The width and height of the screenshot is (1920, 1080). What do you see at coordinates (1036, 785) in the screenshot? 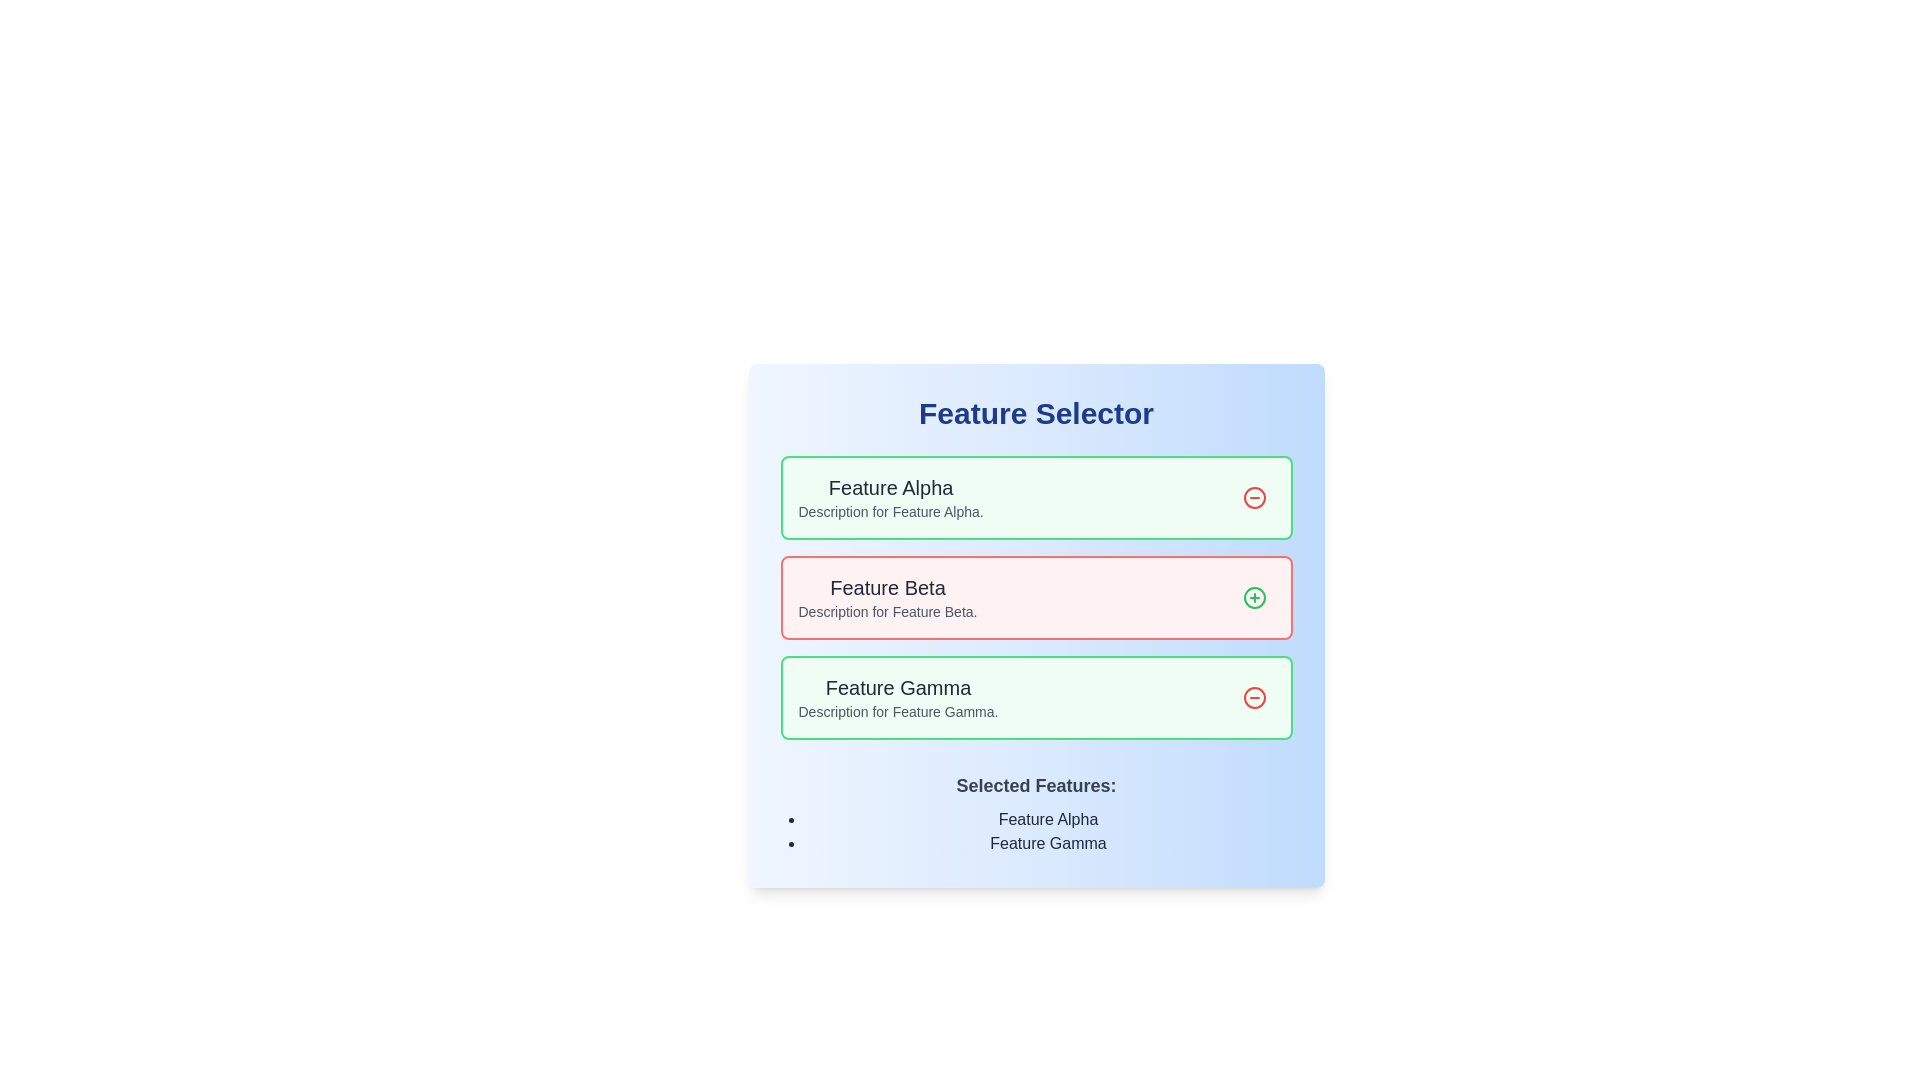
I see `the text label reading 'Selected Features:' which is styled in a larger font size and semi-bold weight, located near the bottom of the layout` at bounding box center [1036, 785].